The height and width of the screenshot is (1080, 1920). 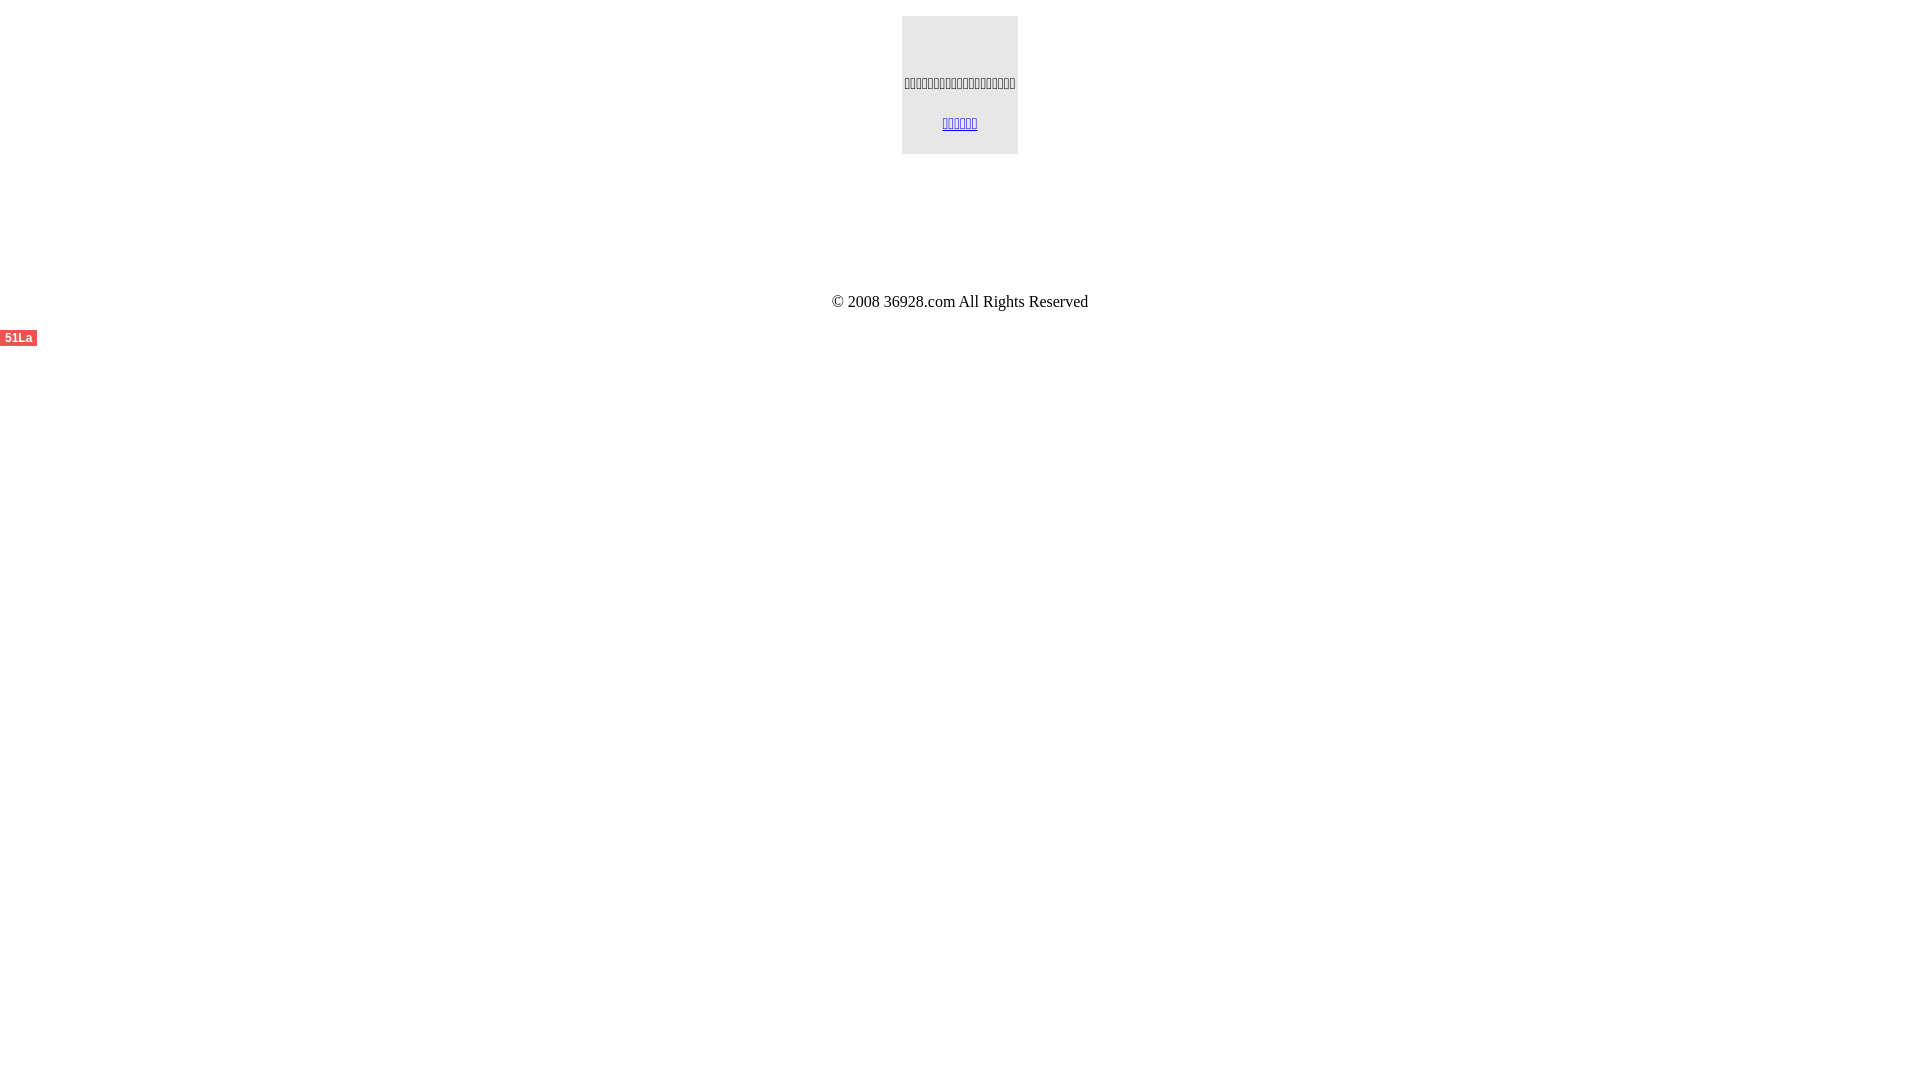 What do you see at coordinates (18, 335) in the screenshot?
I see `'51La'` at bounding box center [18, 335].